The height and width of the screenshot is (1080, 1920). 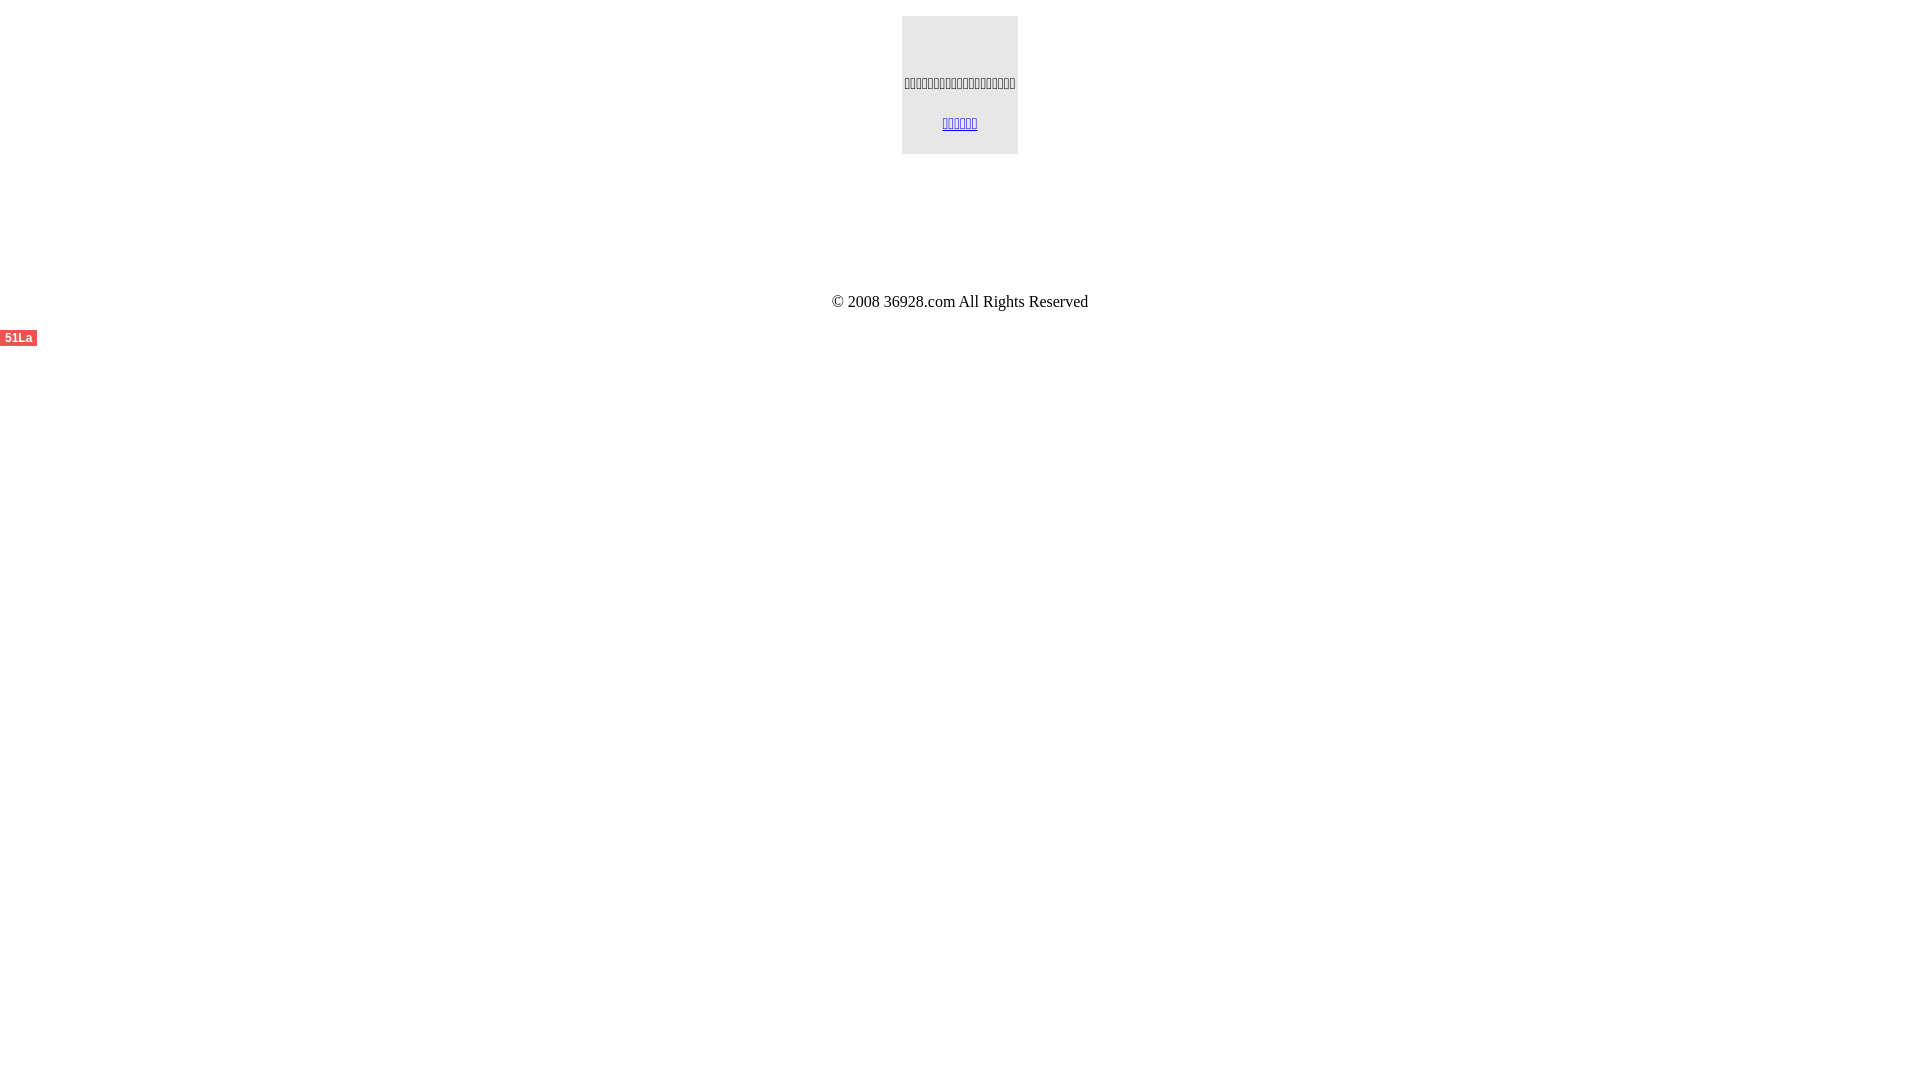 What do you see at coordinates (18, 335) in the screenshot?
I see `'51La'` at bounding box center [18, 335].